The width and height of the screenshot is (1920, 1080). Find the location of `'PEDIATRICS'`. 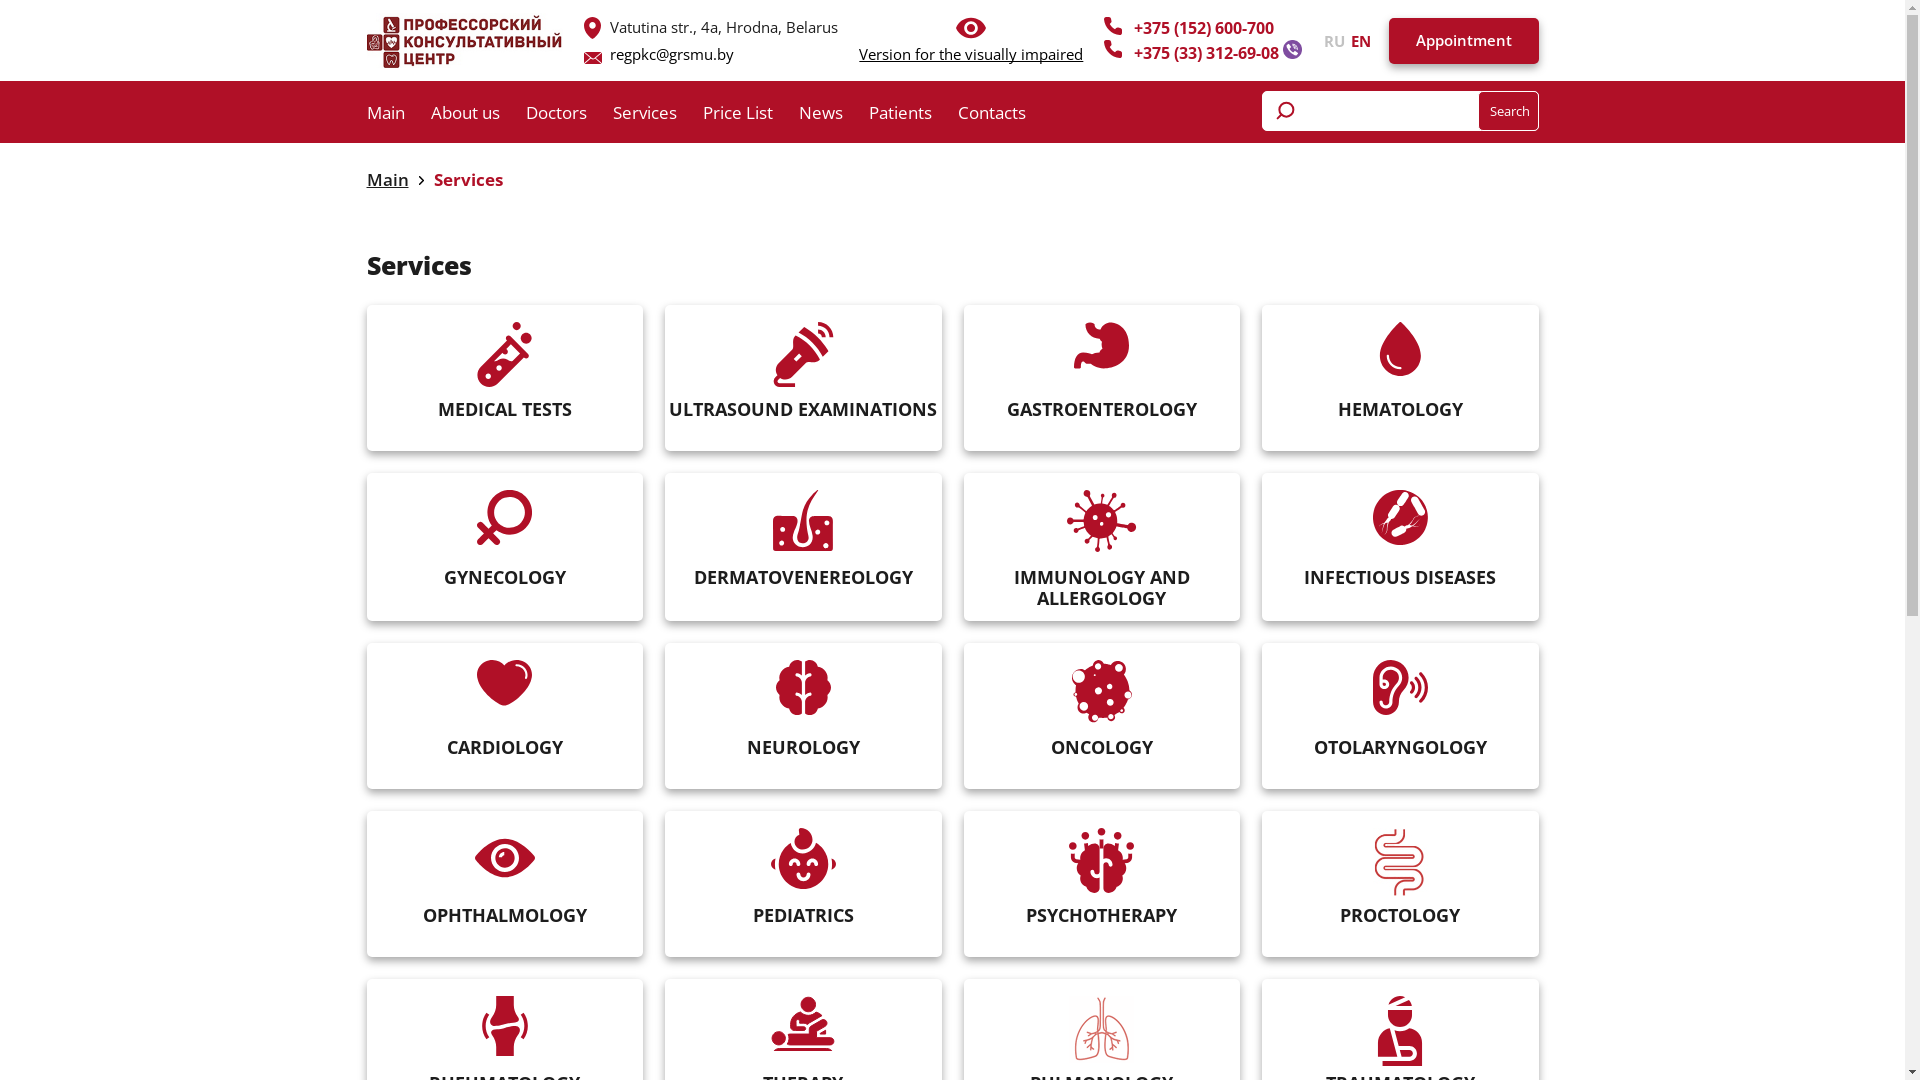

'PEDIATRICS' is located at coordinates (803, 883).